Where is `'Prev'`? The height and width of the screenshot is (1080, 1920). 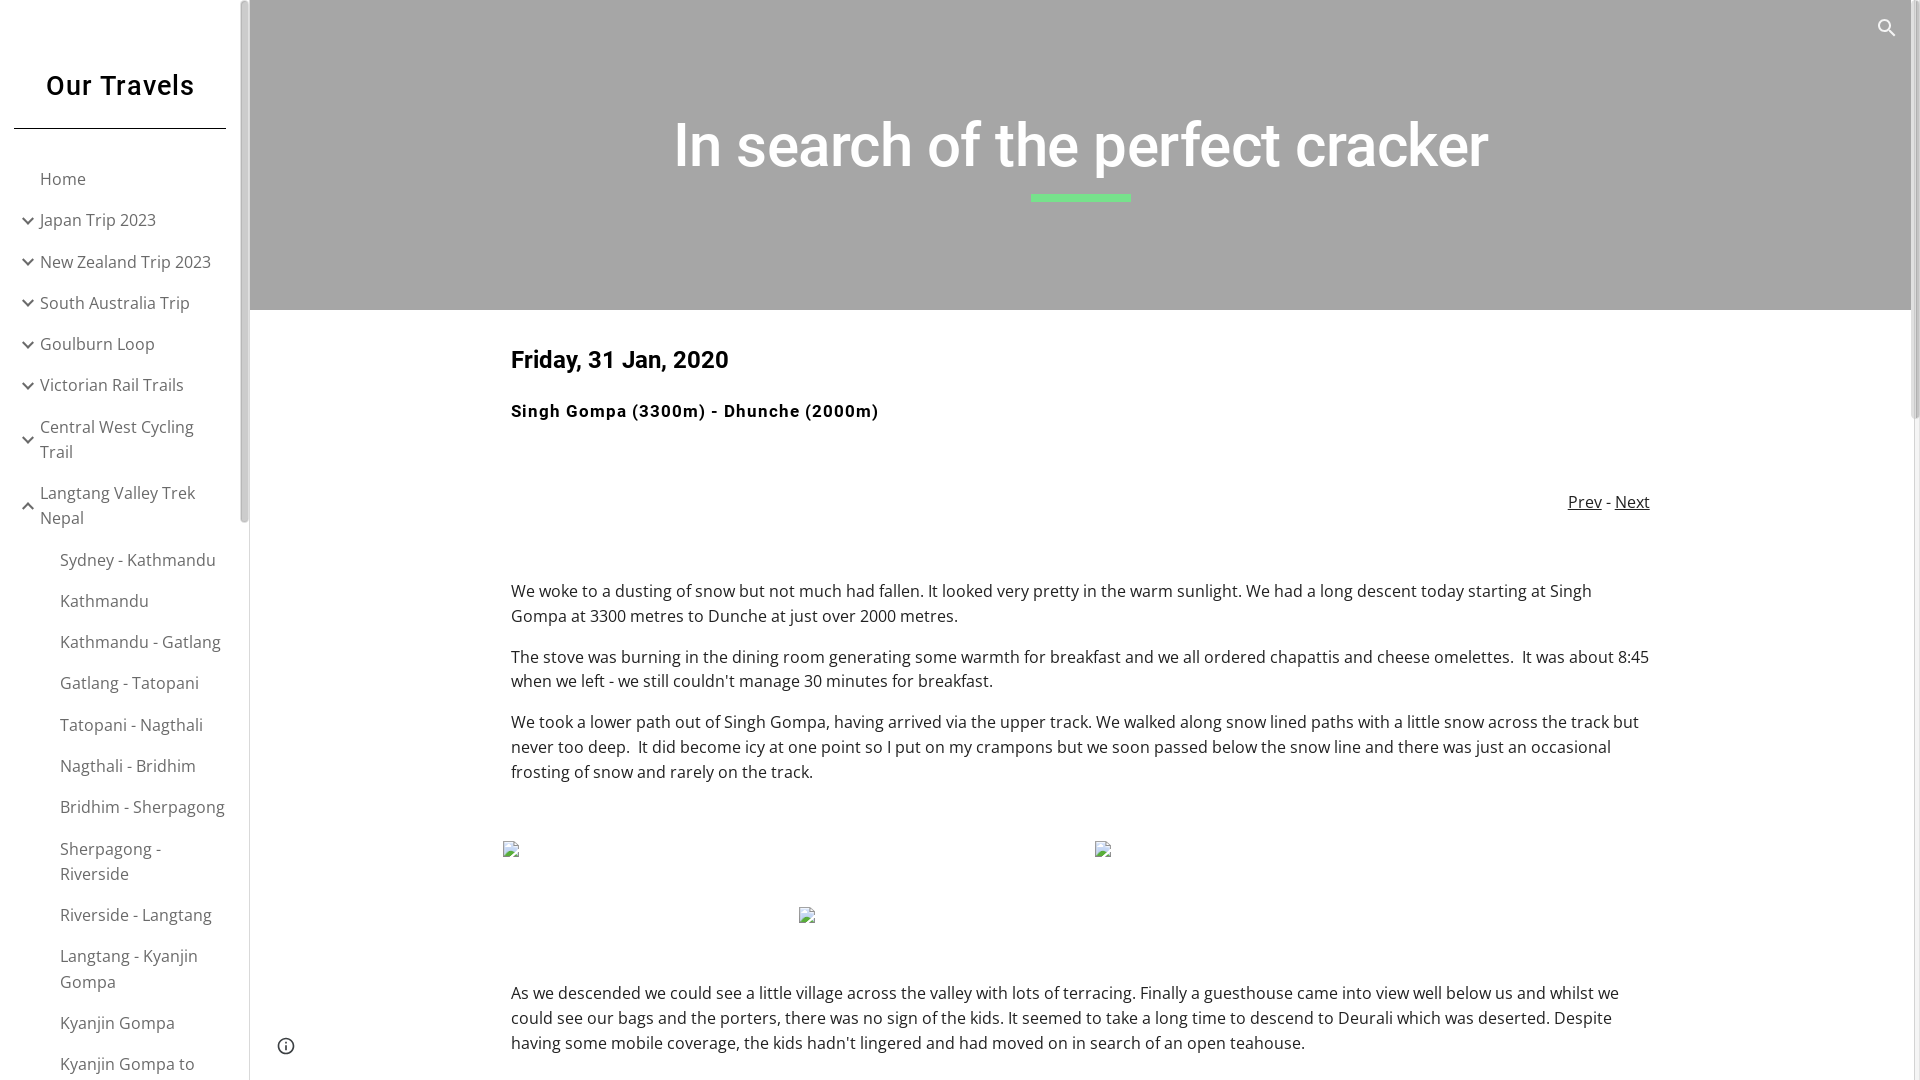 'Prev' is located at coordinates (1567, 500).